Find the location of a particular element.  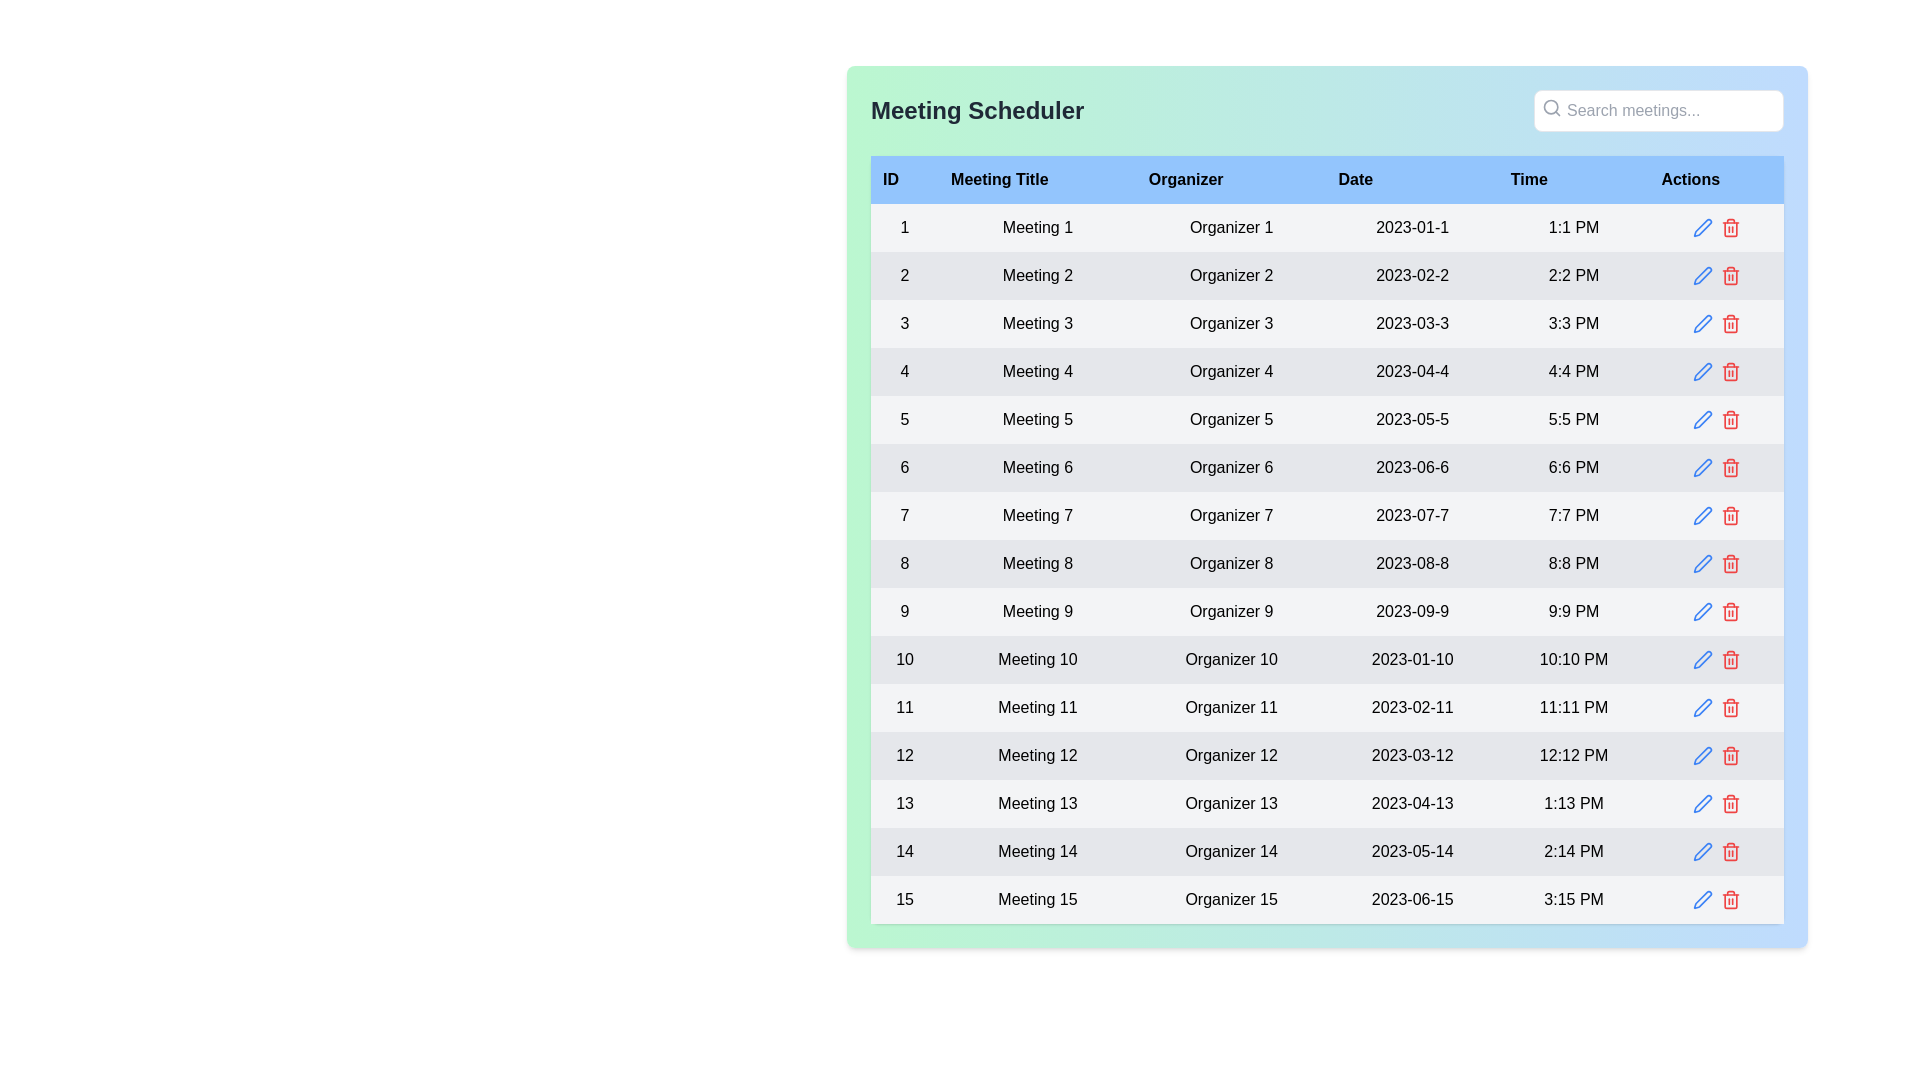

the text label displaying 'Organizer 8' in the light gray cell of the eighth row in the 'Organizer' column of the 'Meeting Scheduler' table is located at coordinates (1230, 563).